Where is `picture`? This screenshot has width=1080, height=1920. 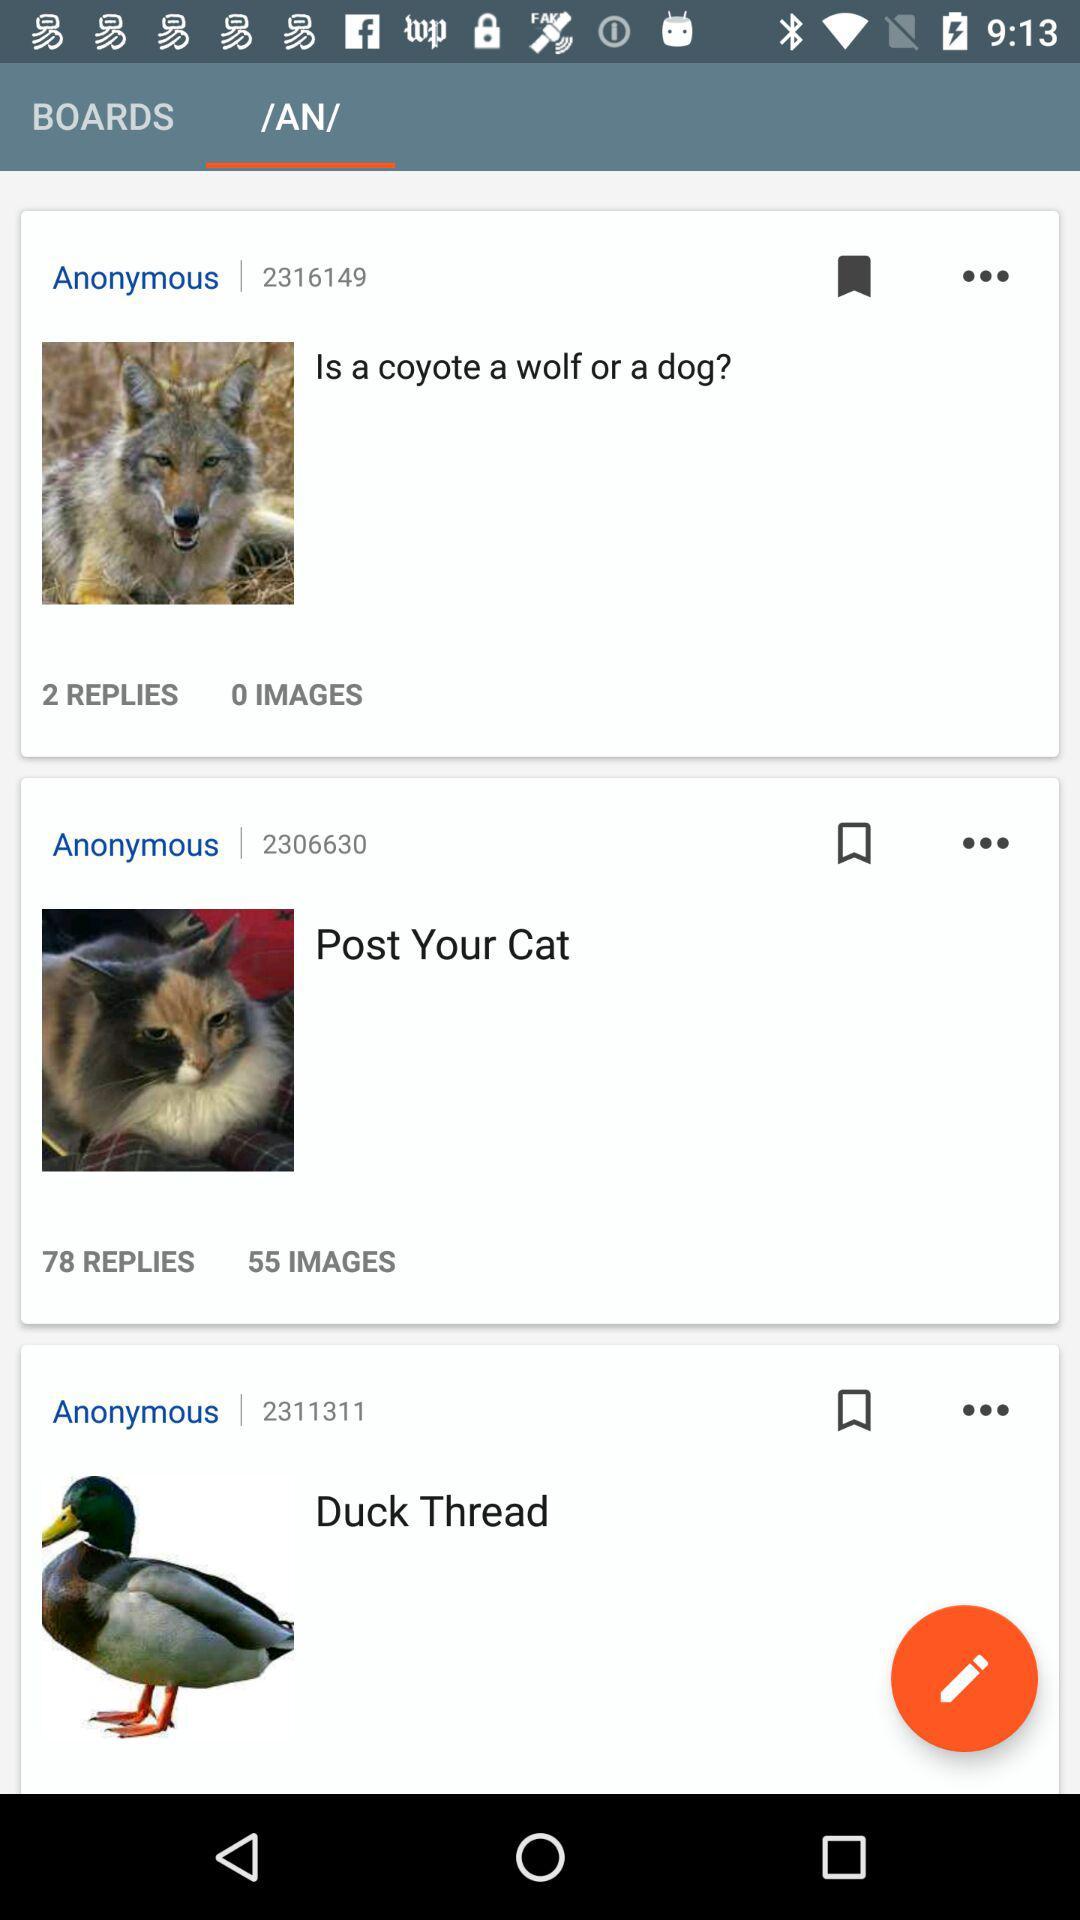 picture is located at coordinates (161, 1040).